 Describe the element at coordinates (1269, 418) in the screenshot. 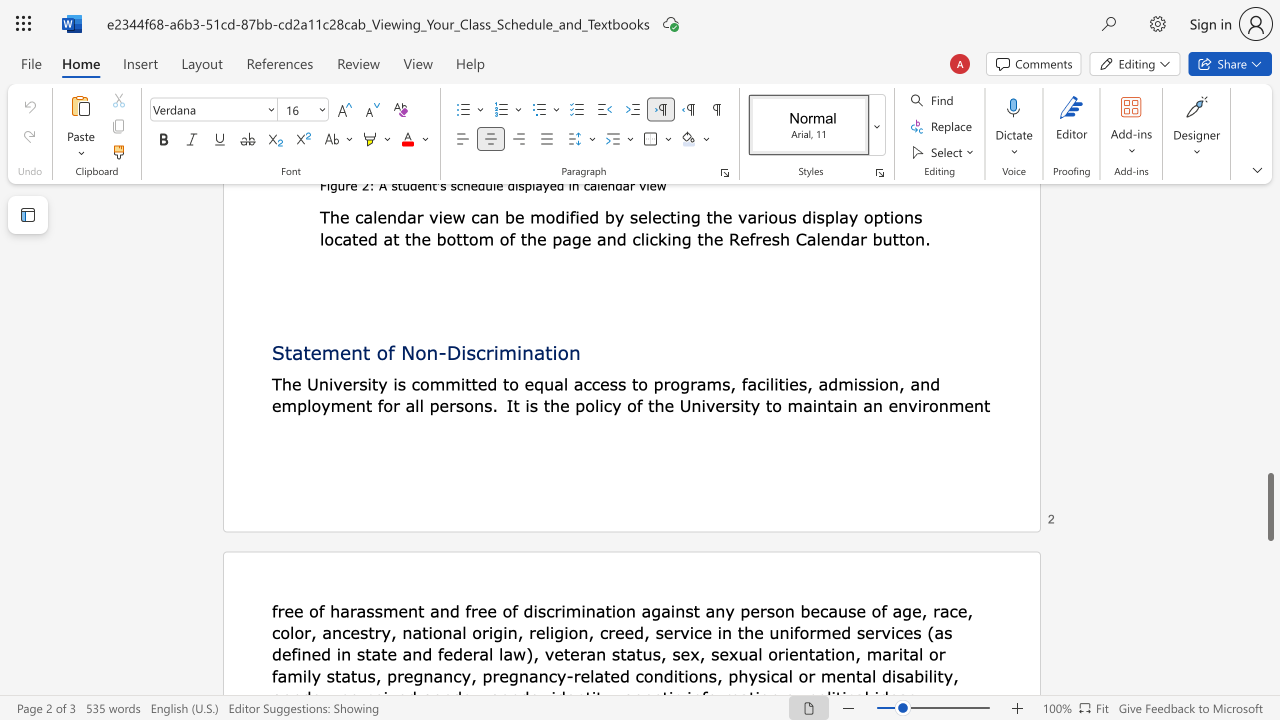

I see `the scrollbar on the side` at that location.